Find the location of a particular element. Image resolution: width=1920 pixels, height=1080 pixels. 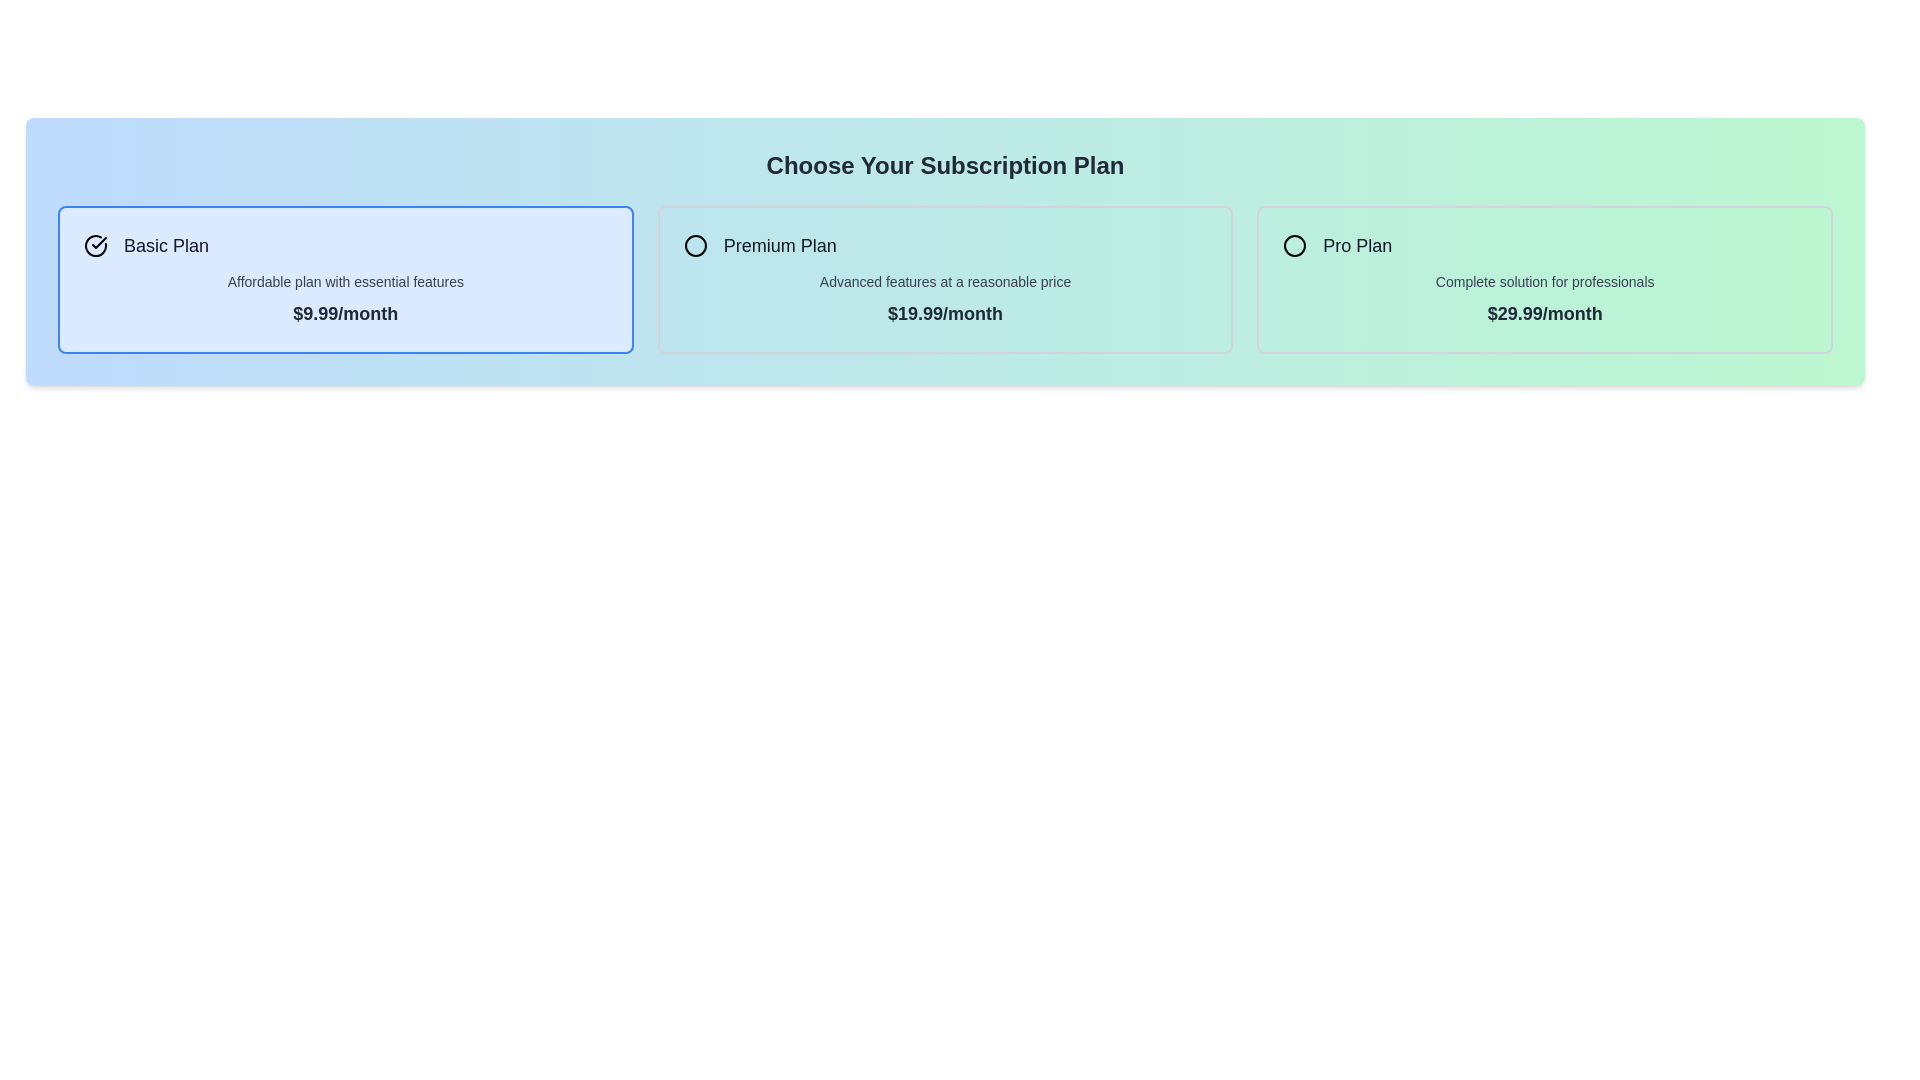

the 'Premium Plan' text label, which is styled with a large, bold font in black on a white background, located in the middle plan section of the layout is located at coordinates (779, 245).